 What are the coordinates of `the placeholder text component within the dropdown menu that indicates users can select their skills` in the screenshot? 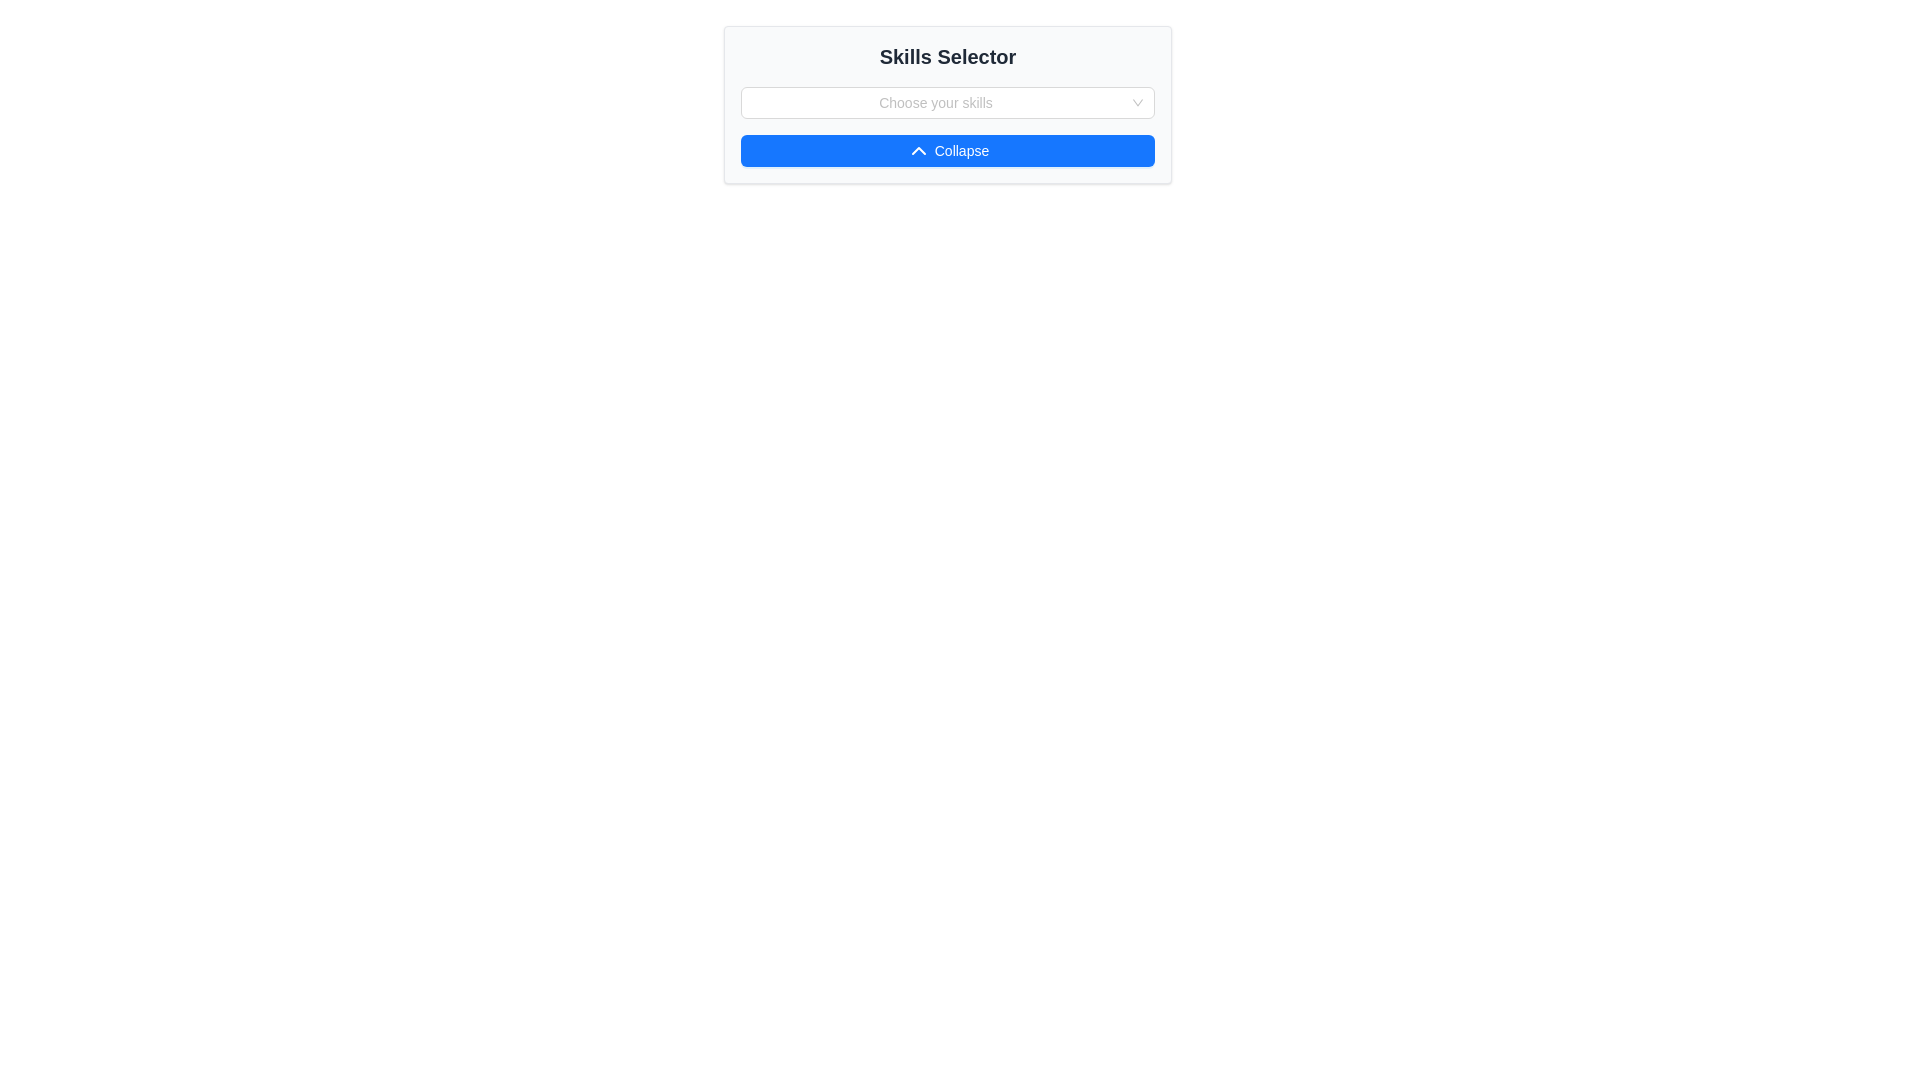 It's located at (935, 103).